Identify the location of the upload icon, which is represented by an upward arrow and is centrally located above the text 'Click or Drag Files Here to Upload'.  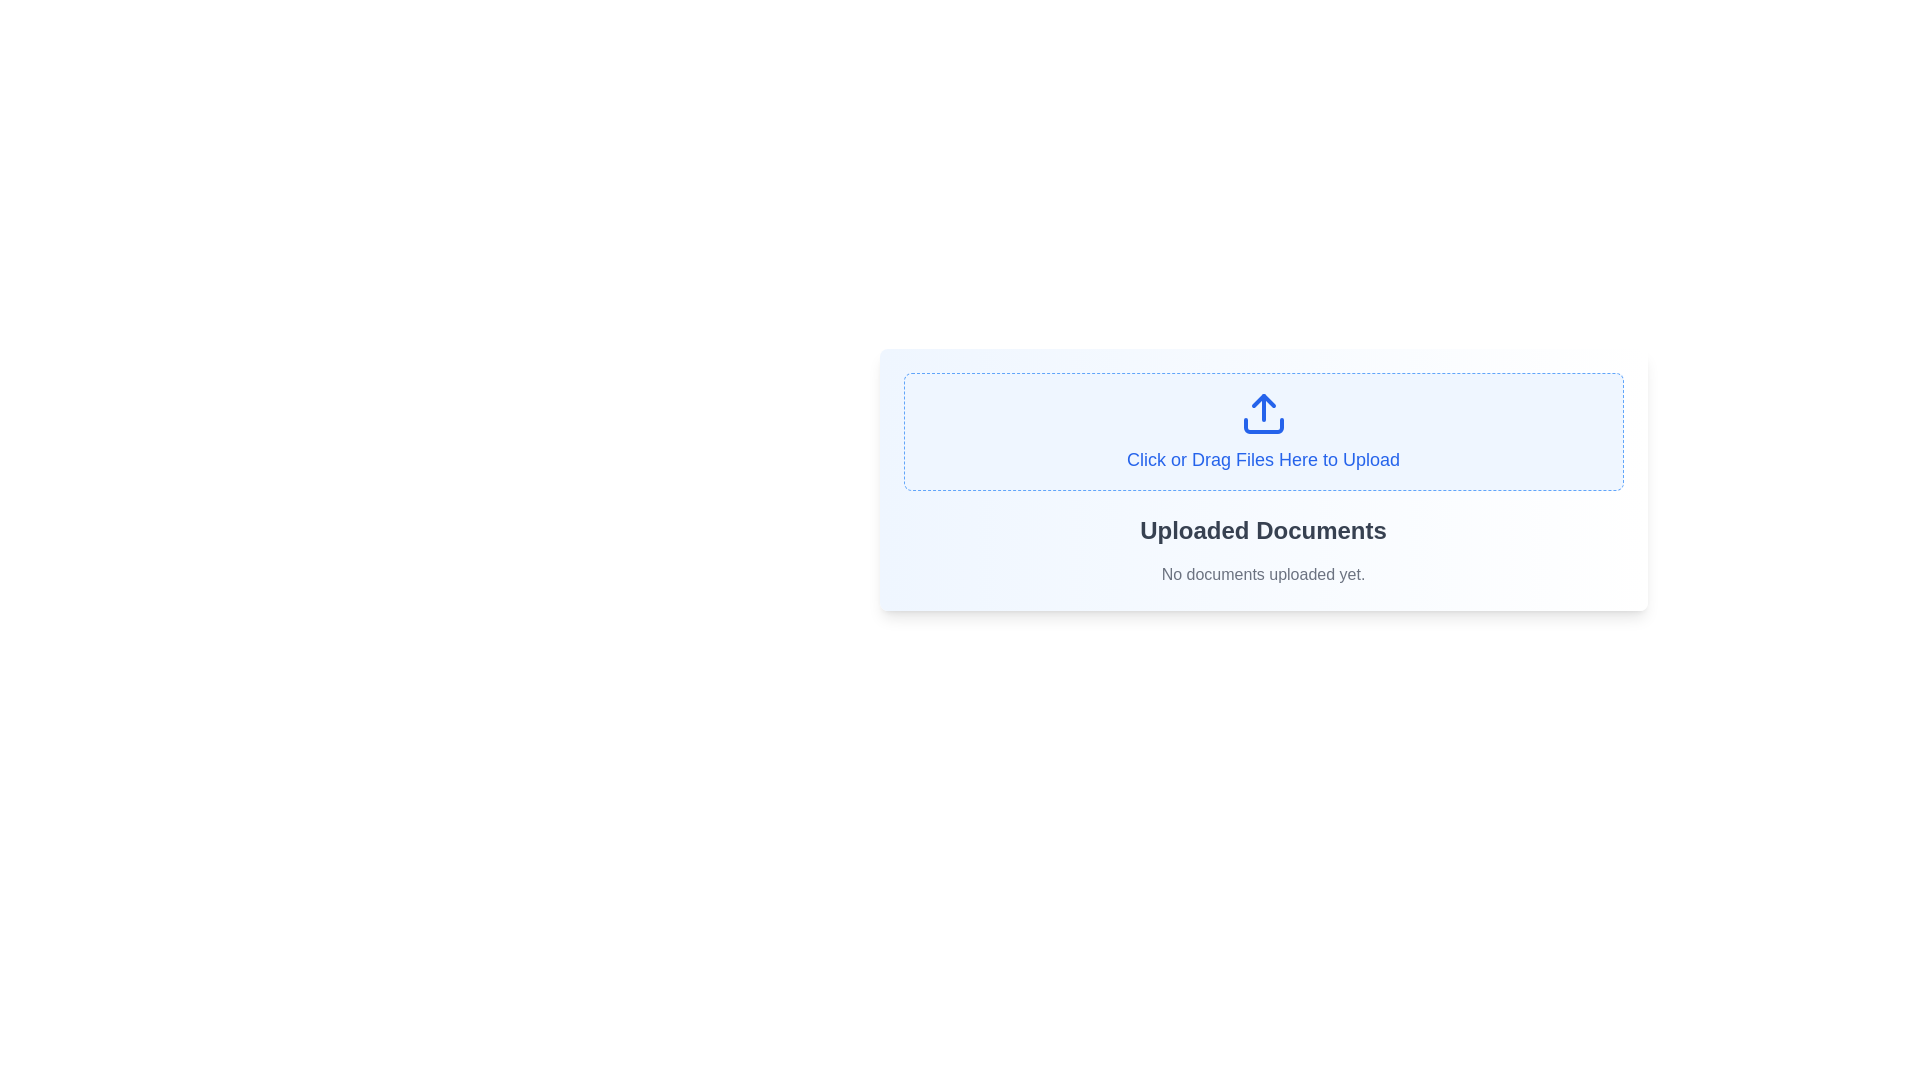
(1262, 412).